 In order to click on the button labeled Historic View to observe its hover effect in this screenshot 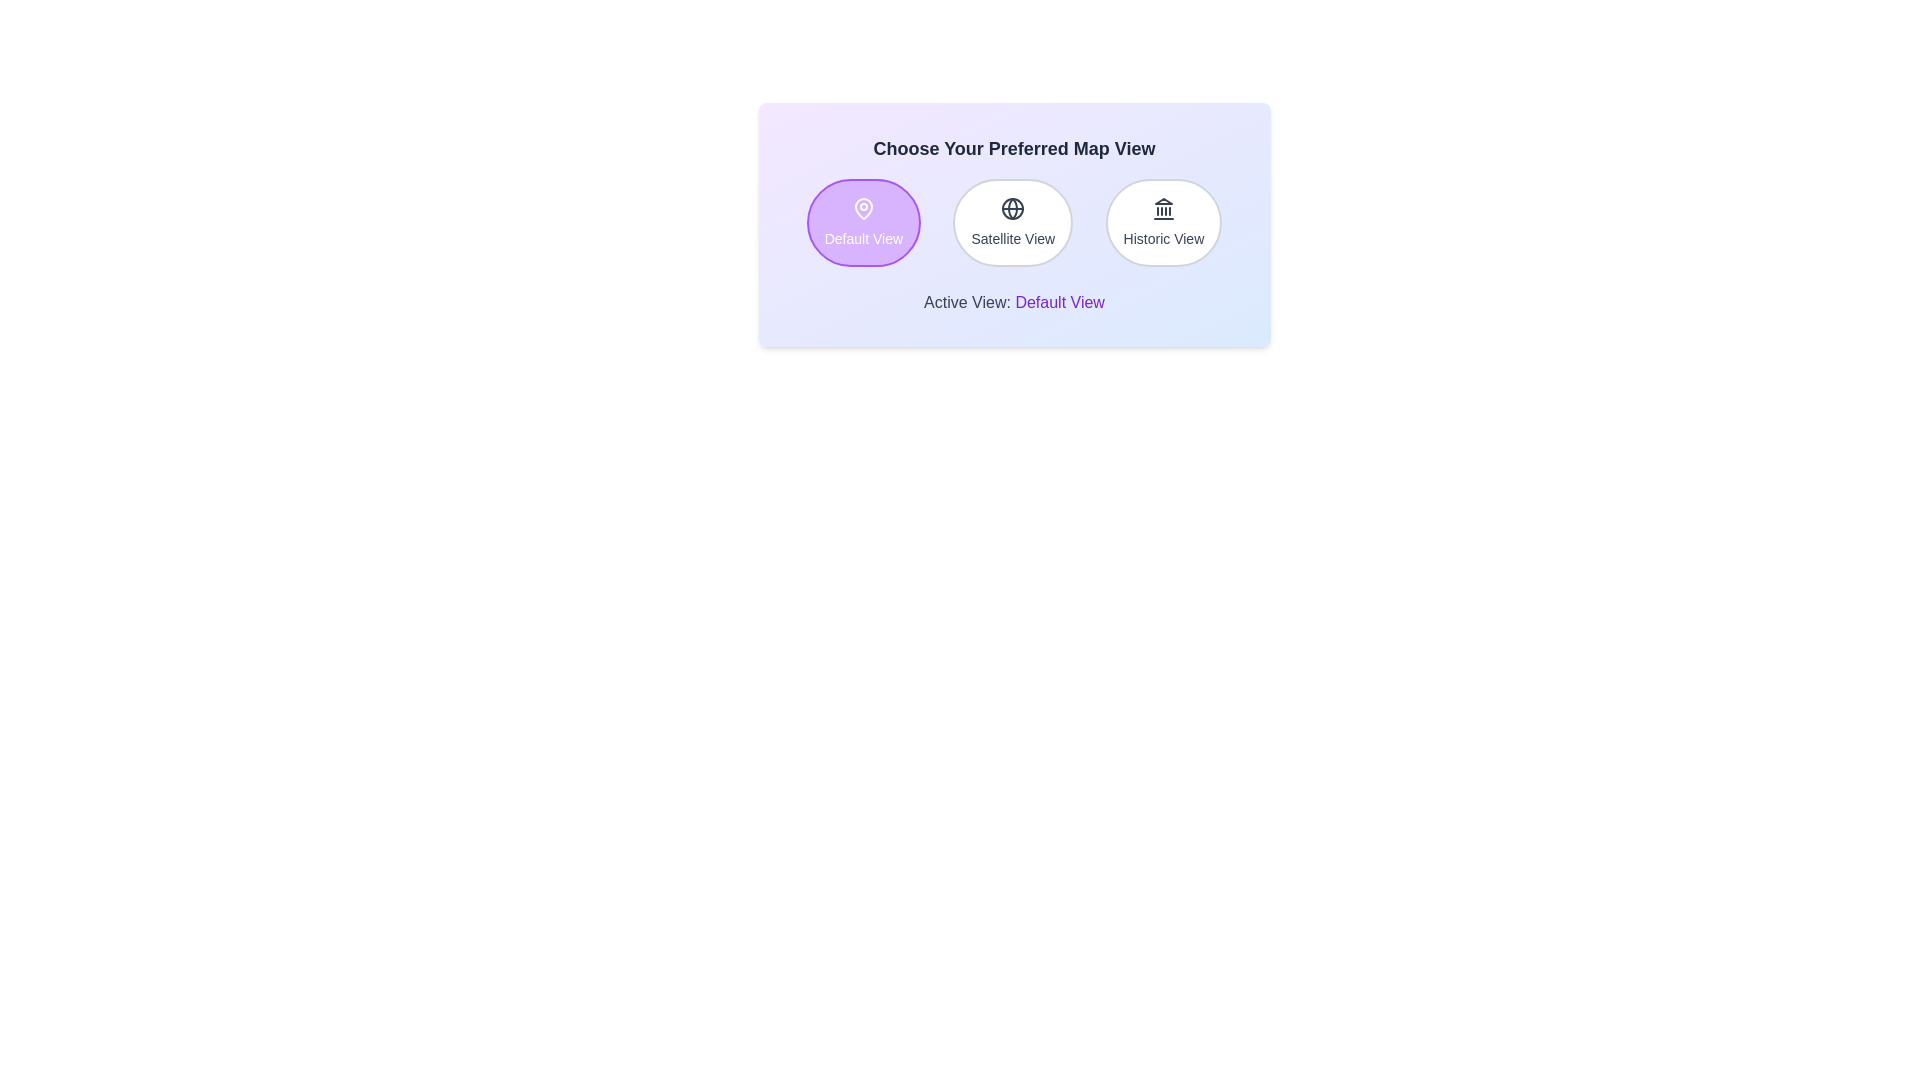, I will do `click(1163, 223)`.